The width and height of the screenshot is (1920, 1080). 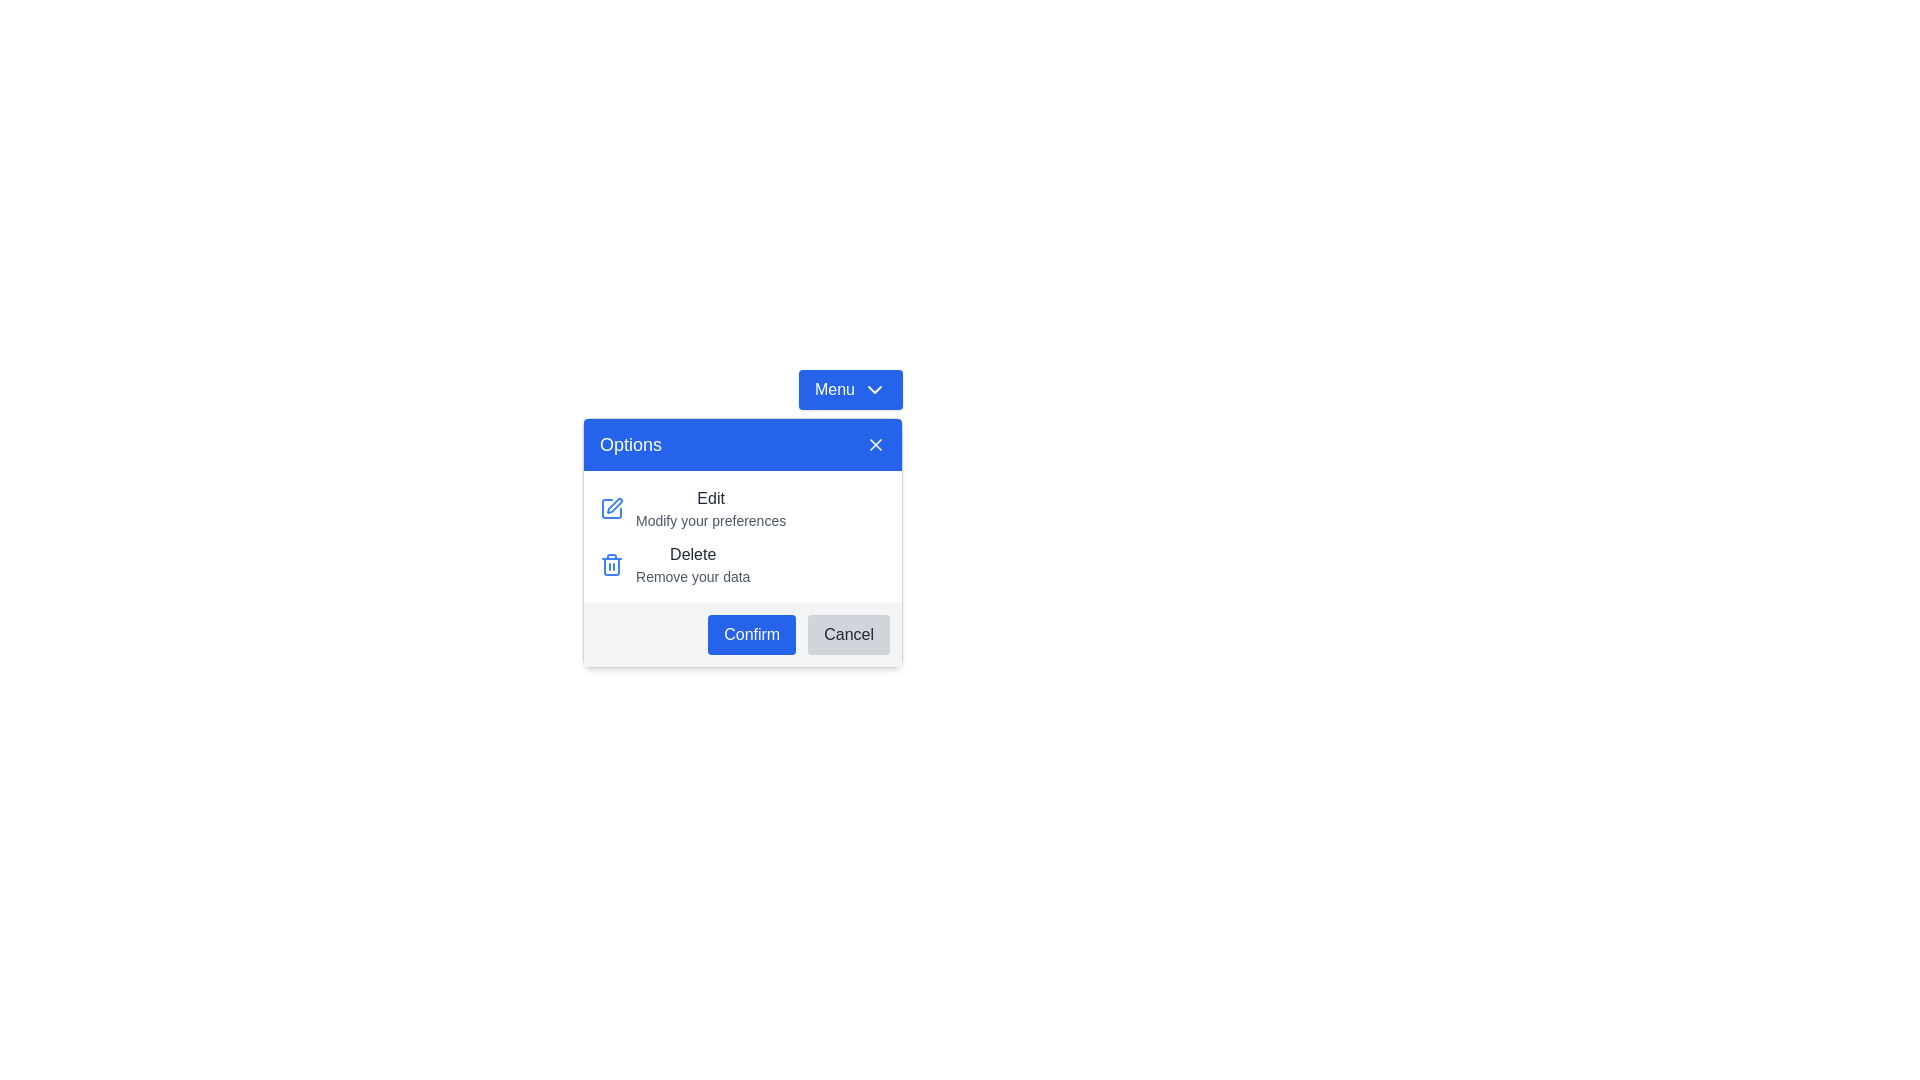 What do you see at coordinates (630, 443) in the screenshot?
I see `the Text label located in the top-left corner of the blue header bar of the popup window, which indicates the contents or purpose of the window` at bounding box center [630, 443].